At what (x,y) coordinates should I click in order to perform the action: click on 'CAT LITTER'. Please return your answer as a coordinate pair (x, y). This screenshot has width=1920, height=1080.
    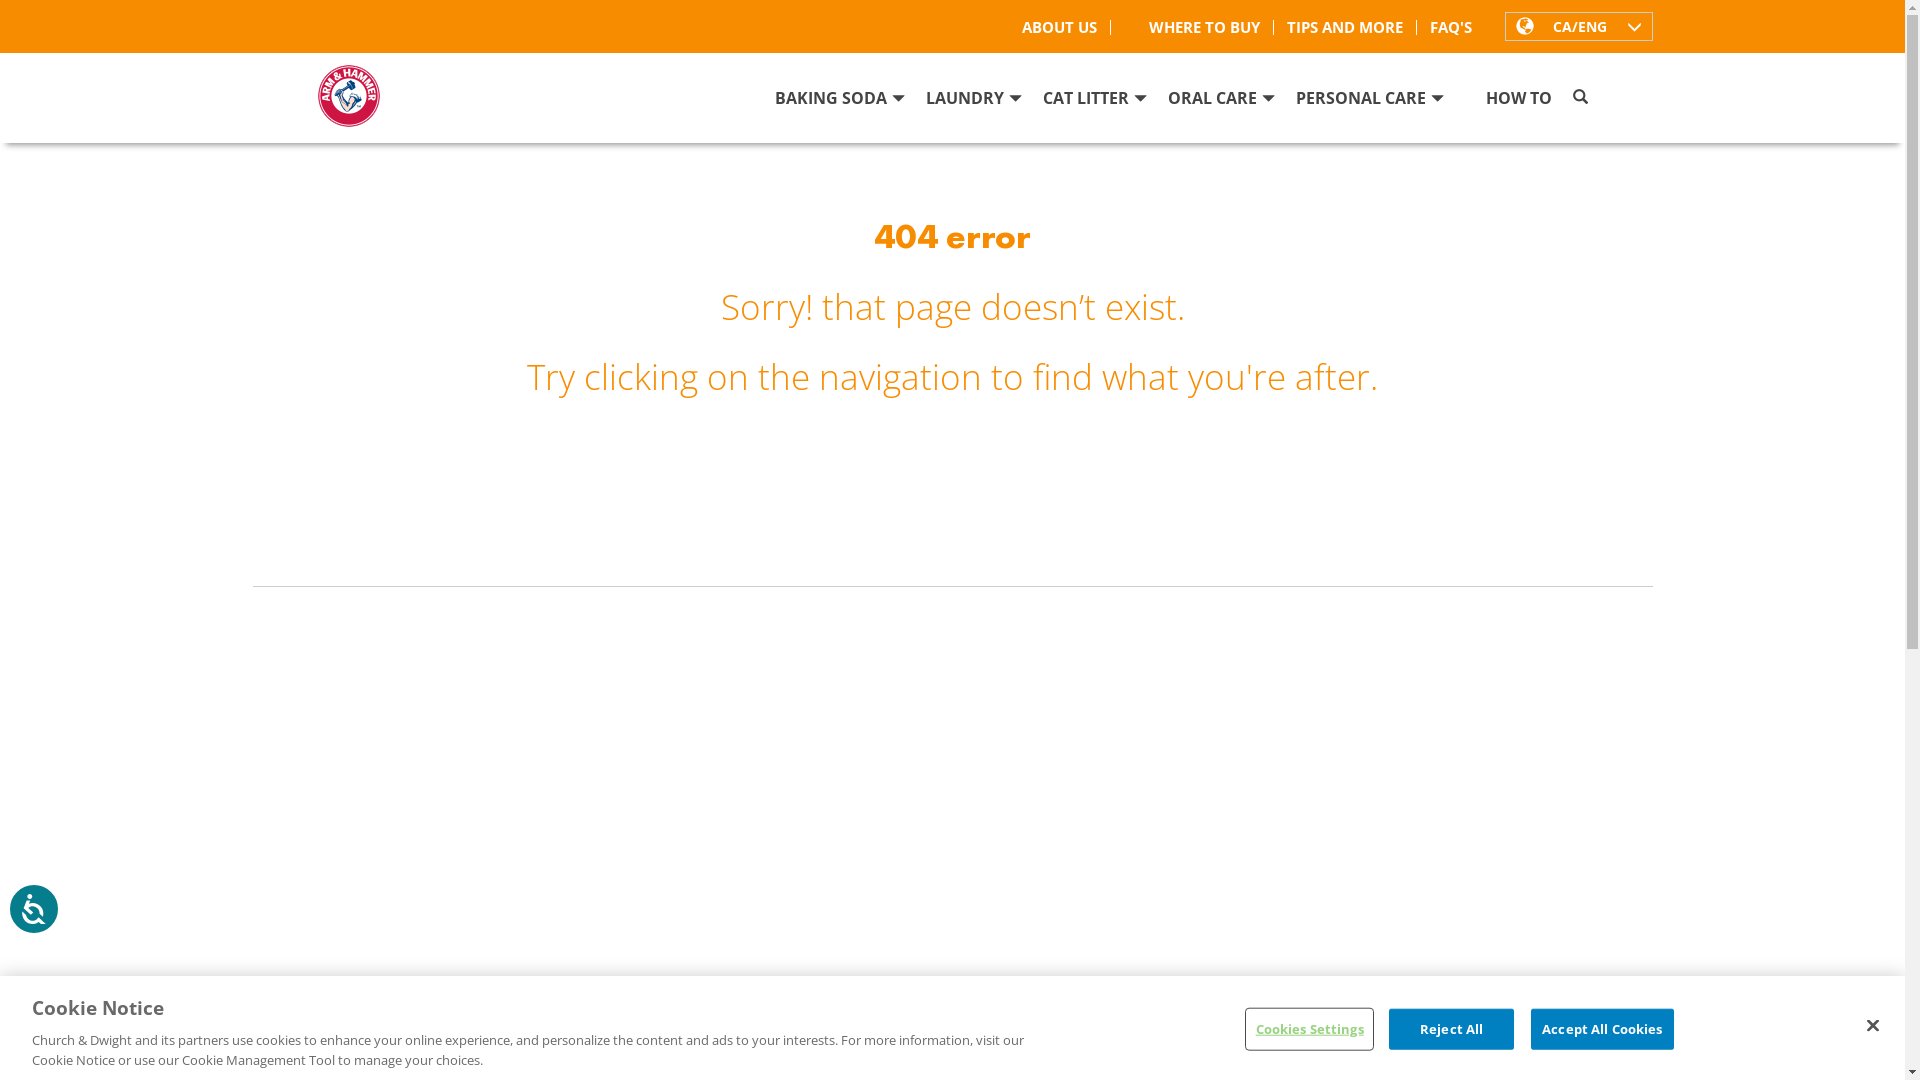
    Looking at the image, I should click on (1093, 104).